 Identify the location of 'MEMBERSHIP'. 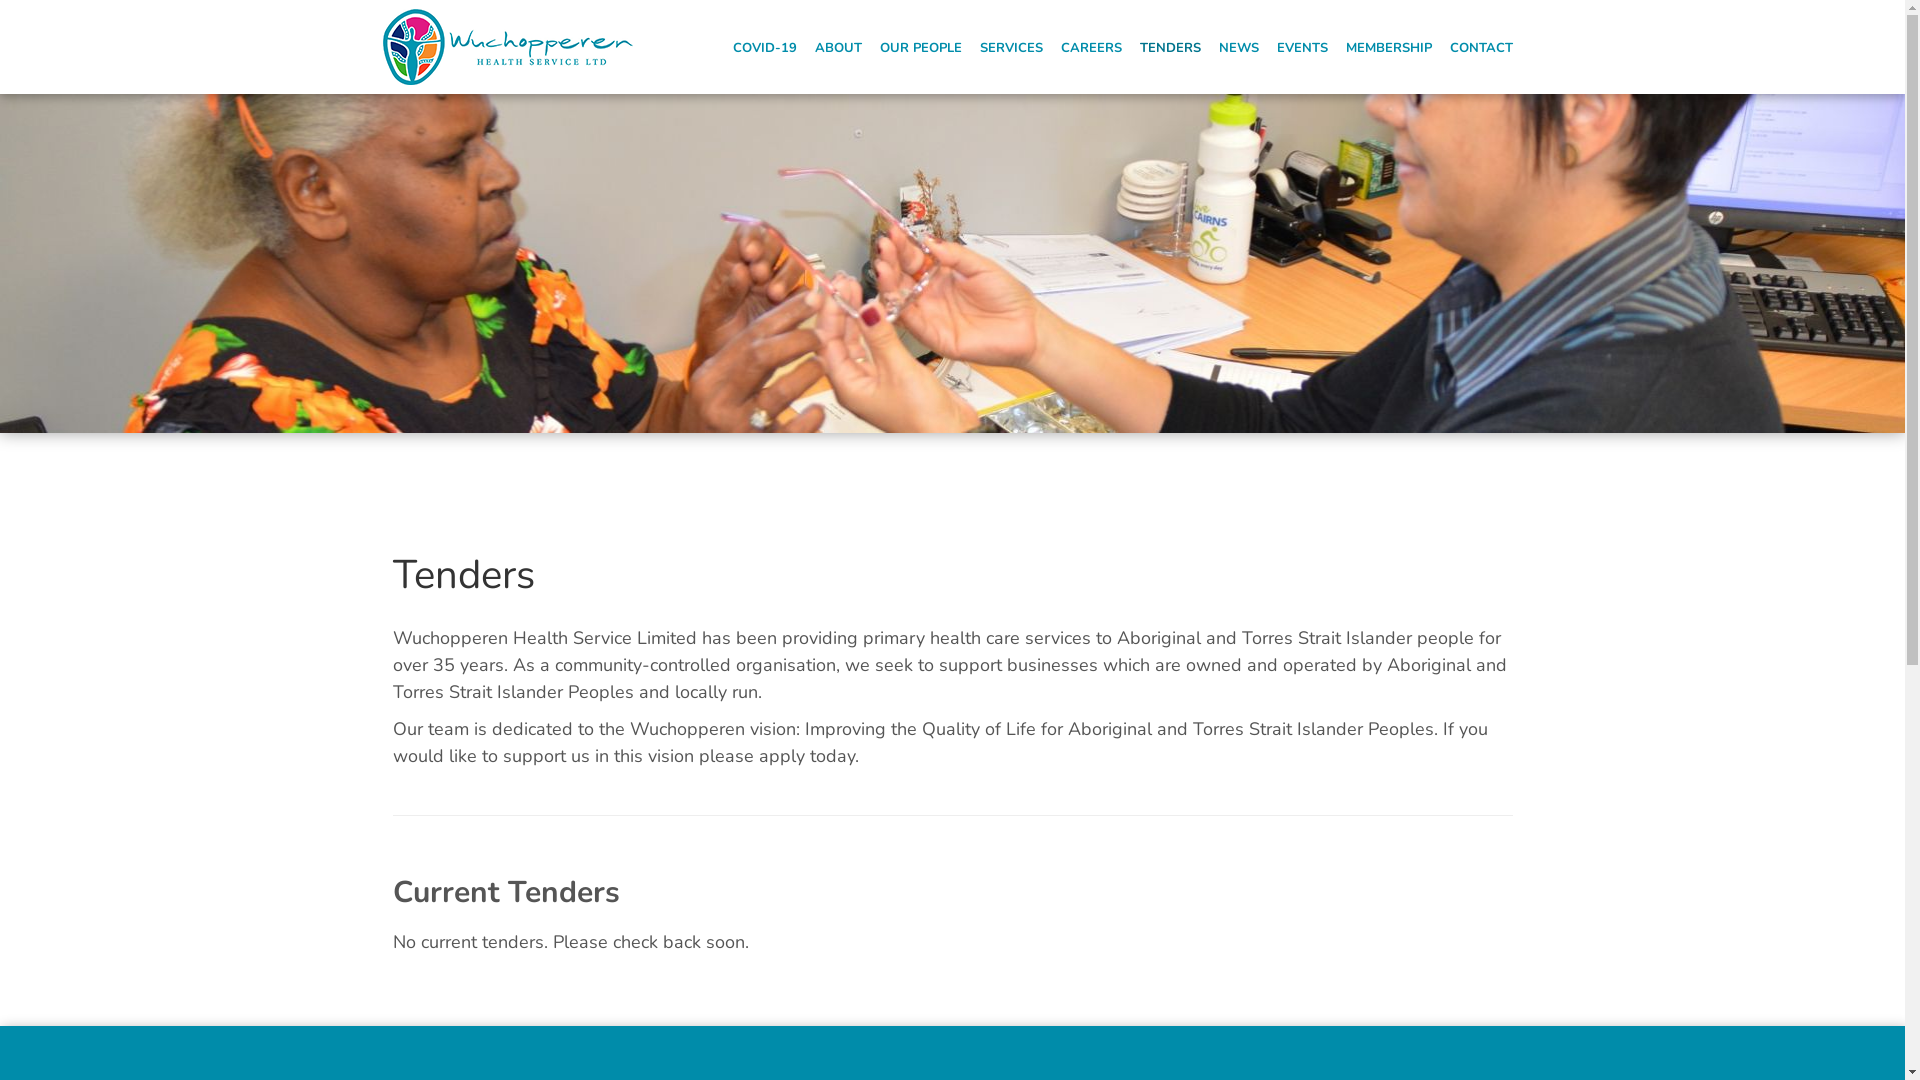
(1387, 46).